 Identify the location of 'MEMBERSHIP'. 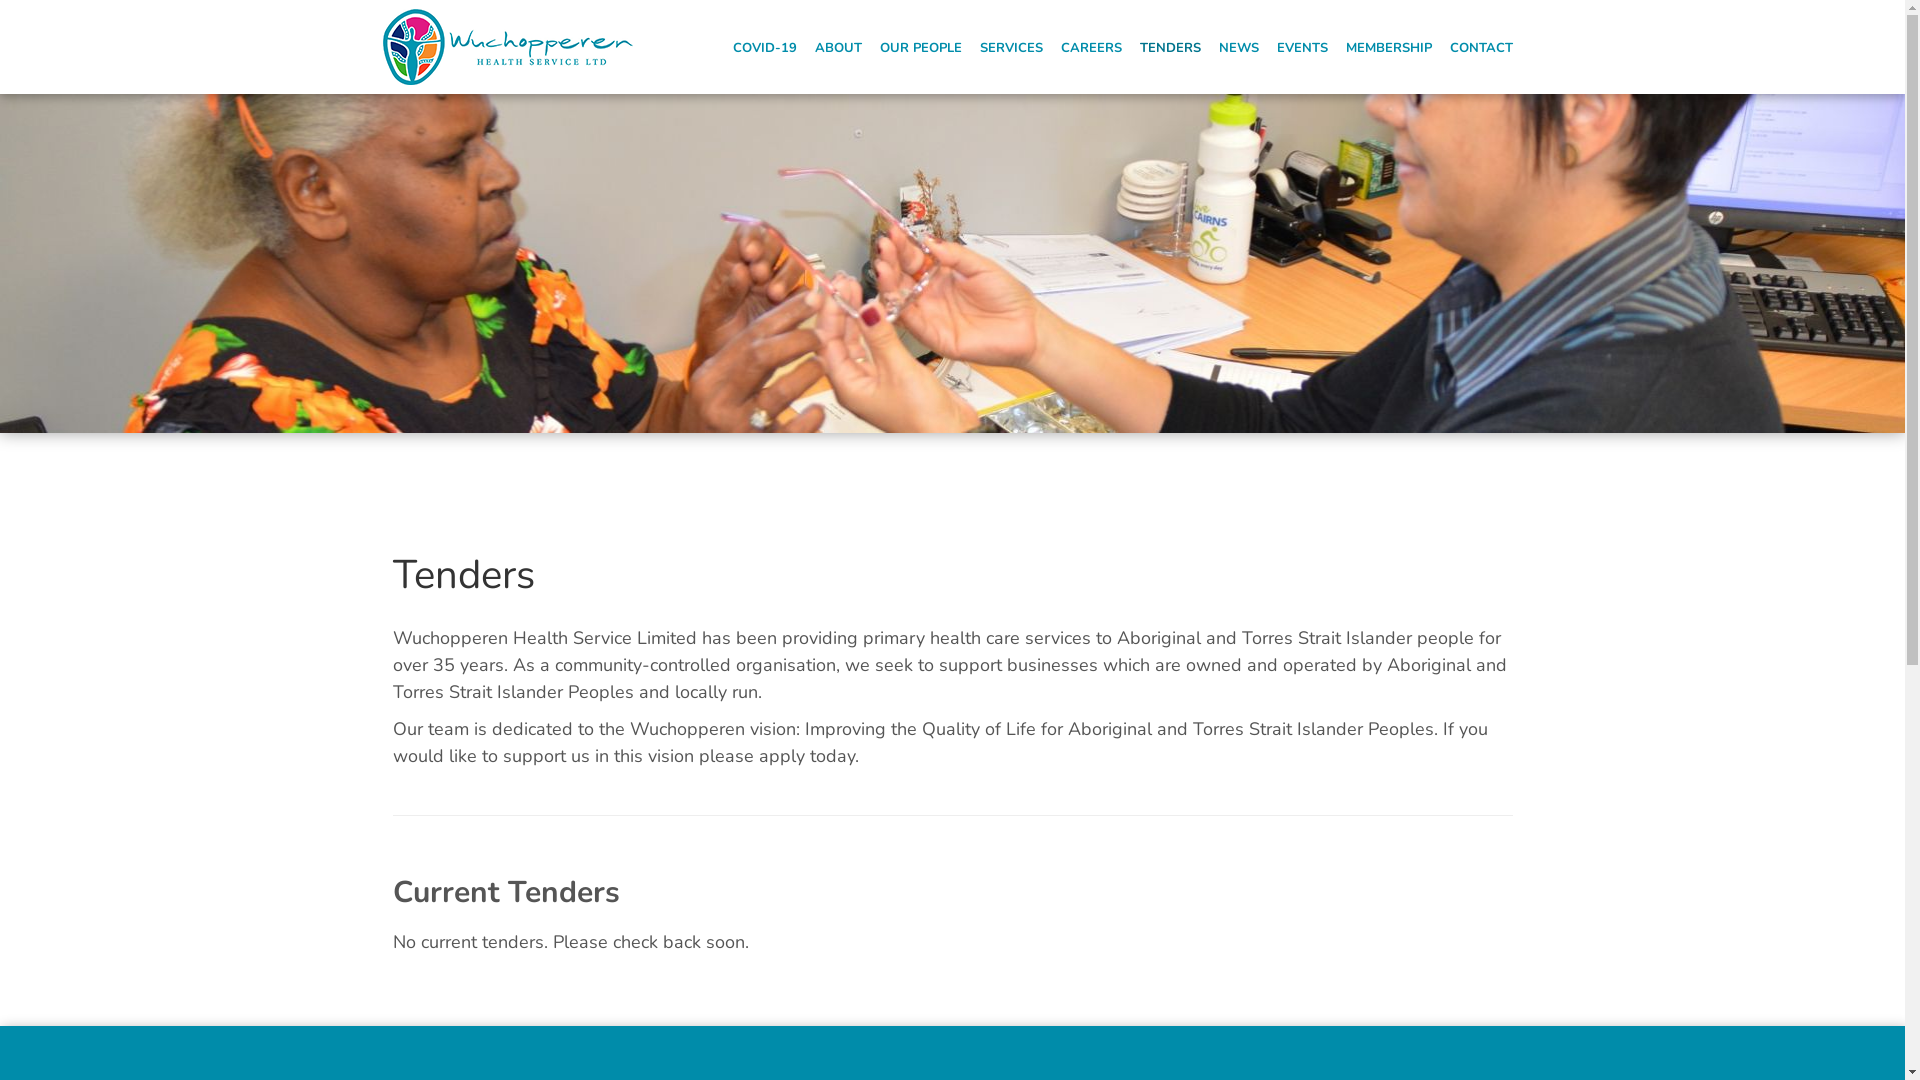
(1387, 46).